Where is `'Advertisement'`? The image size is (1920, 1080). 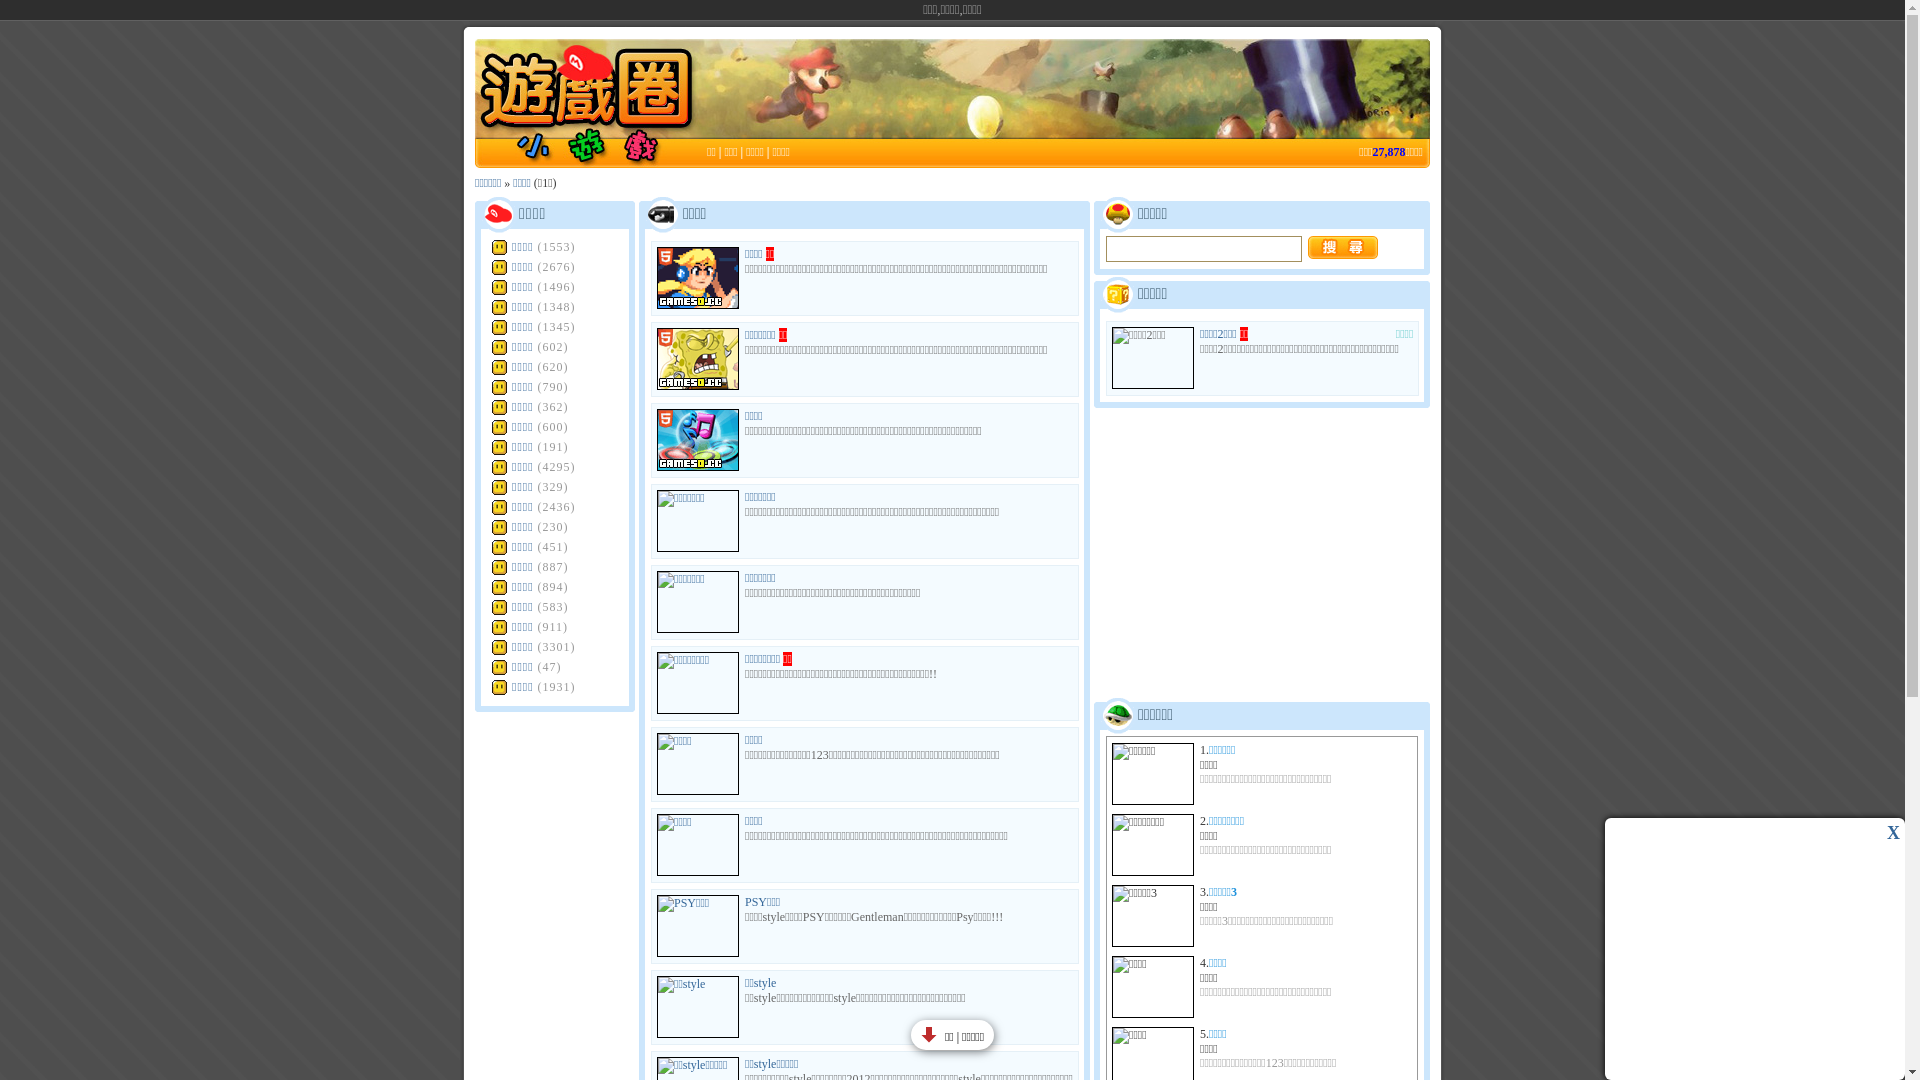
'Advertisement' is located at coordinates (1261, 554).